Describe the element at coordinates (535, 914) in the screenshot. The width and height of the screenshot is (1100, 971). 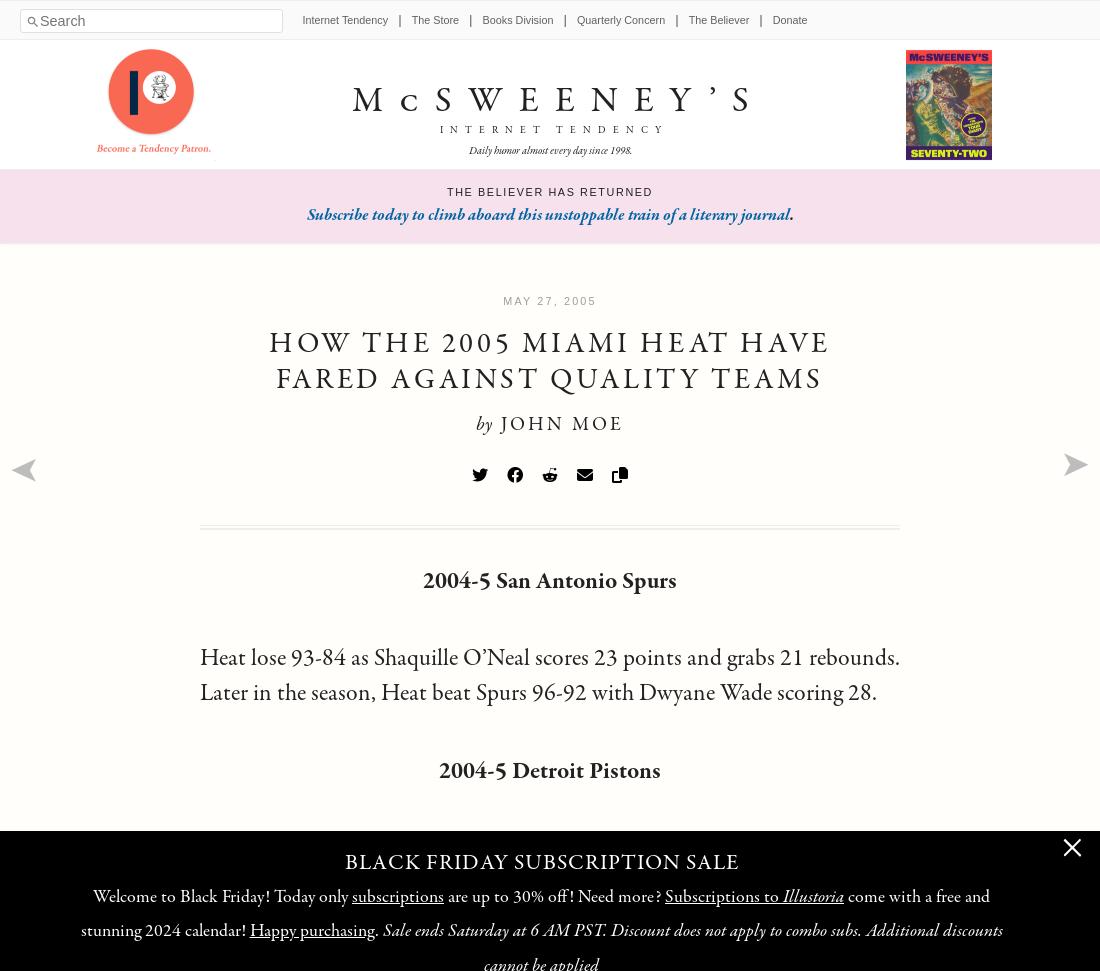
I see `'come with a free and stunning 2024 calendar!'` at that location.